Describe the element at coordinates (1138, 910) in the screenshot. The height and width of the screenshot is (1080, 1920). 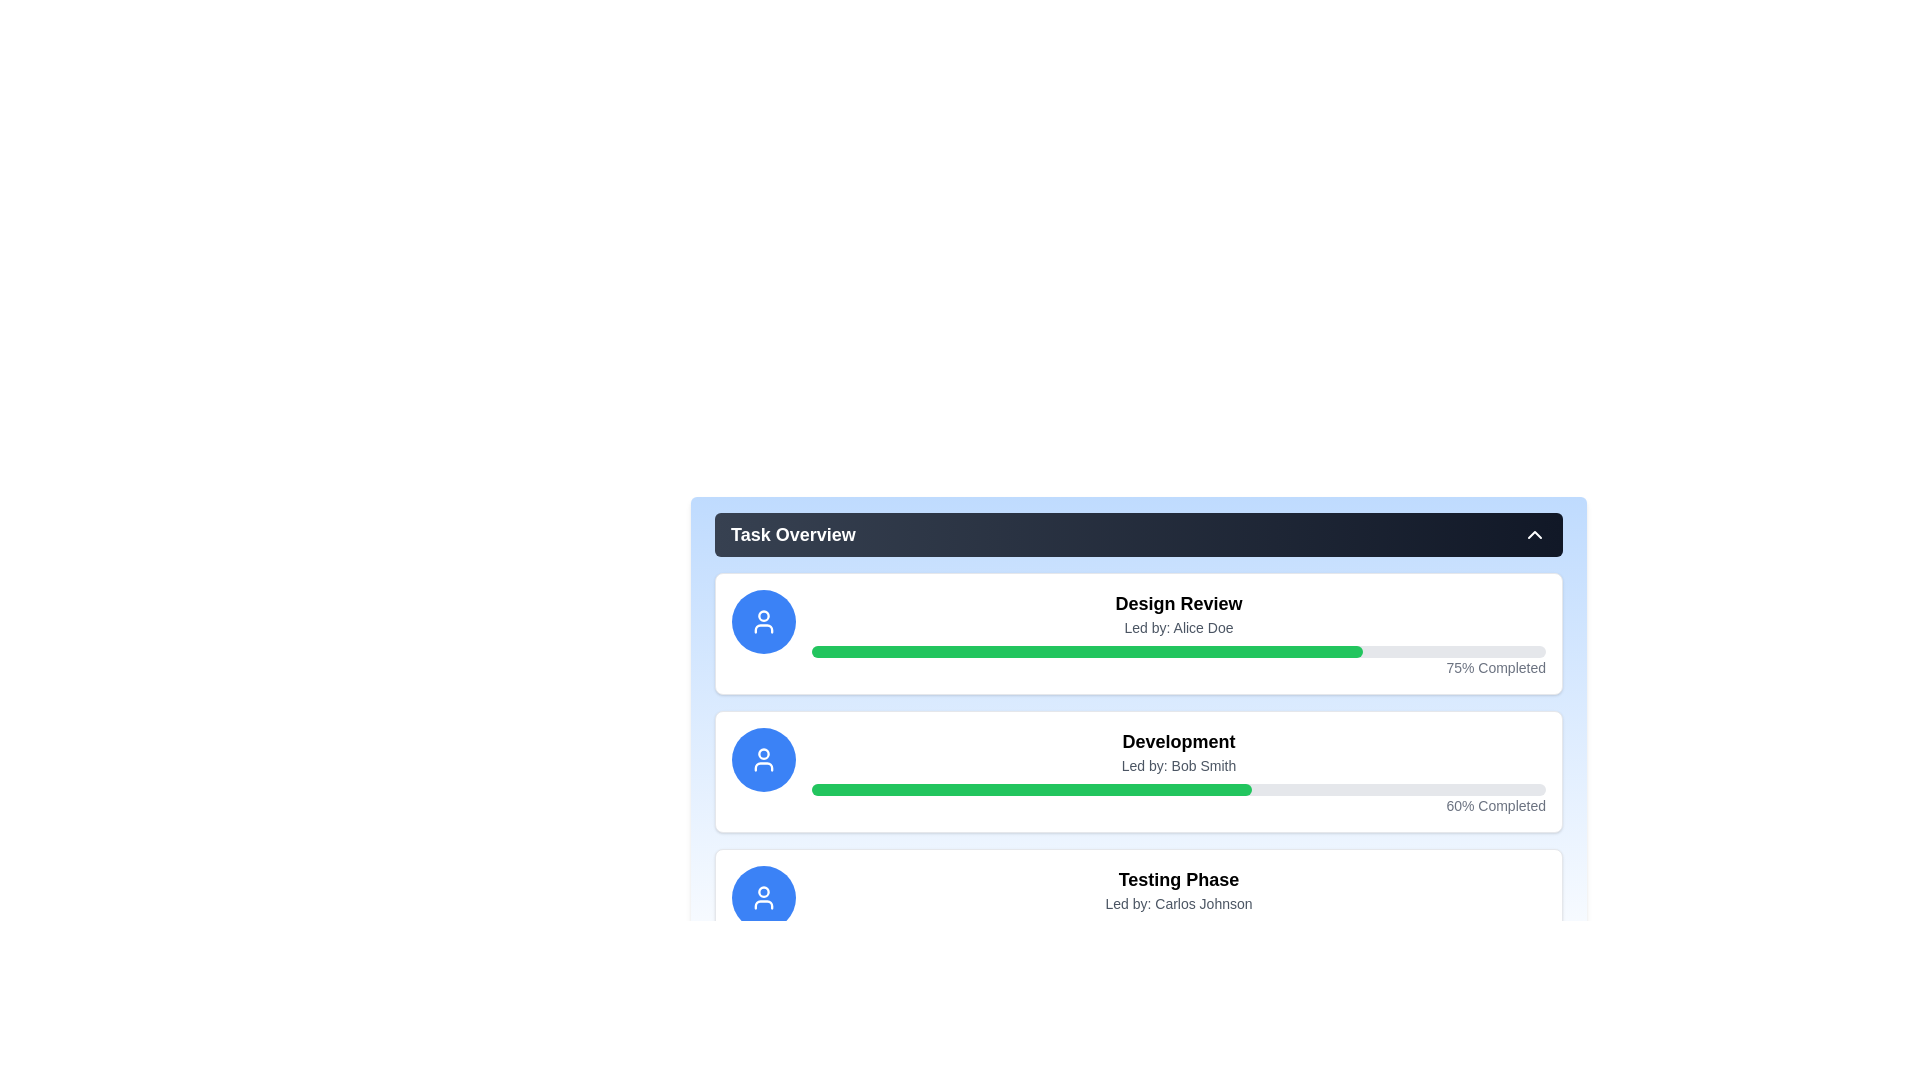
I see `progress information from the Task panel showing '85% Completed' which is located at the bottom of the task list and is the last panel with a circular blue user icon on the left and the title 'Testing Phase'` at that location.